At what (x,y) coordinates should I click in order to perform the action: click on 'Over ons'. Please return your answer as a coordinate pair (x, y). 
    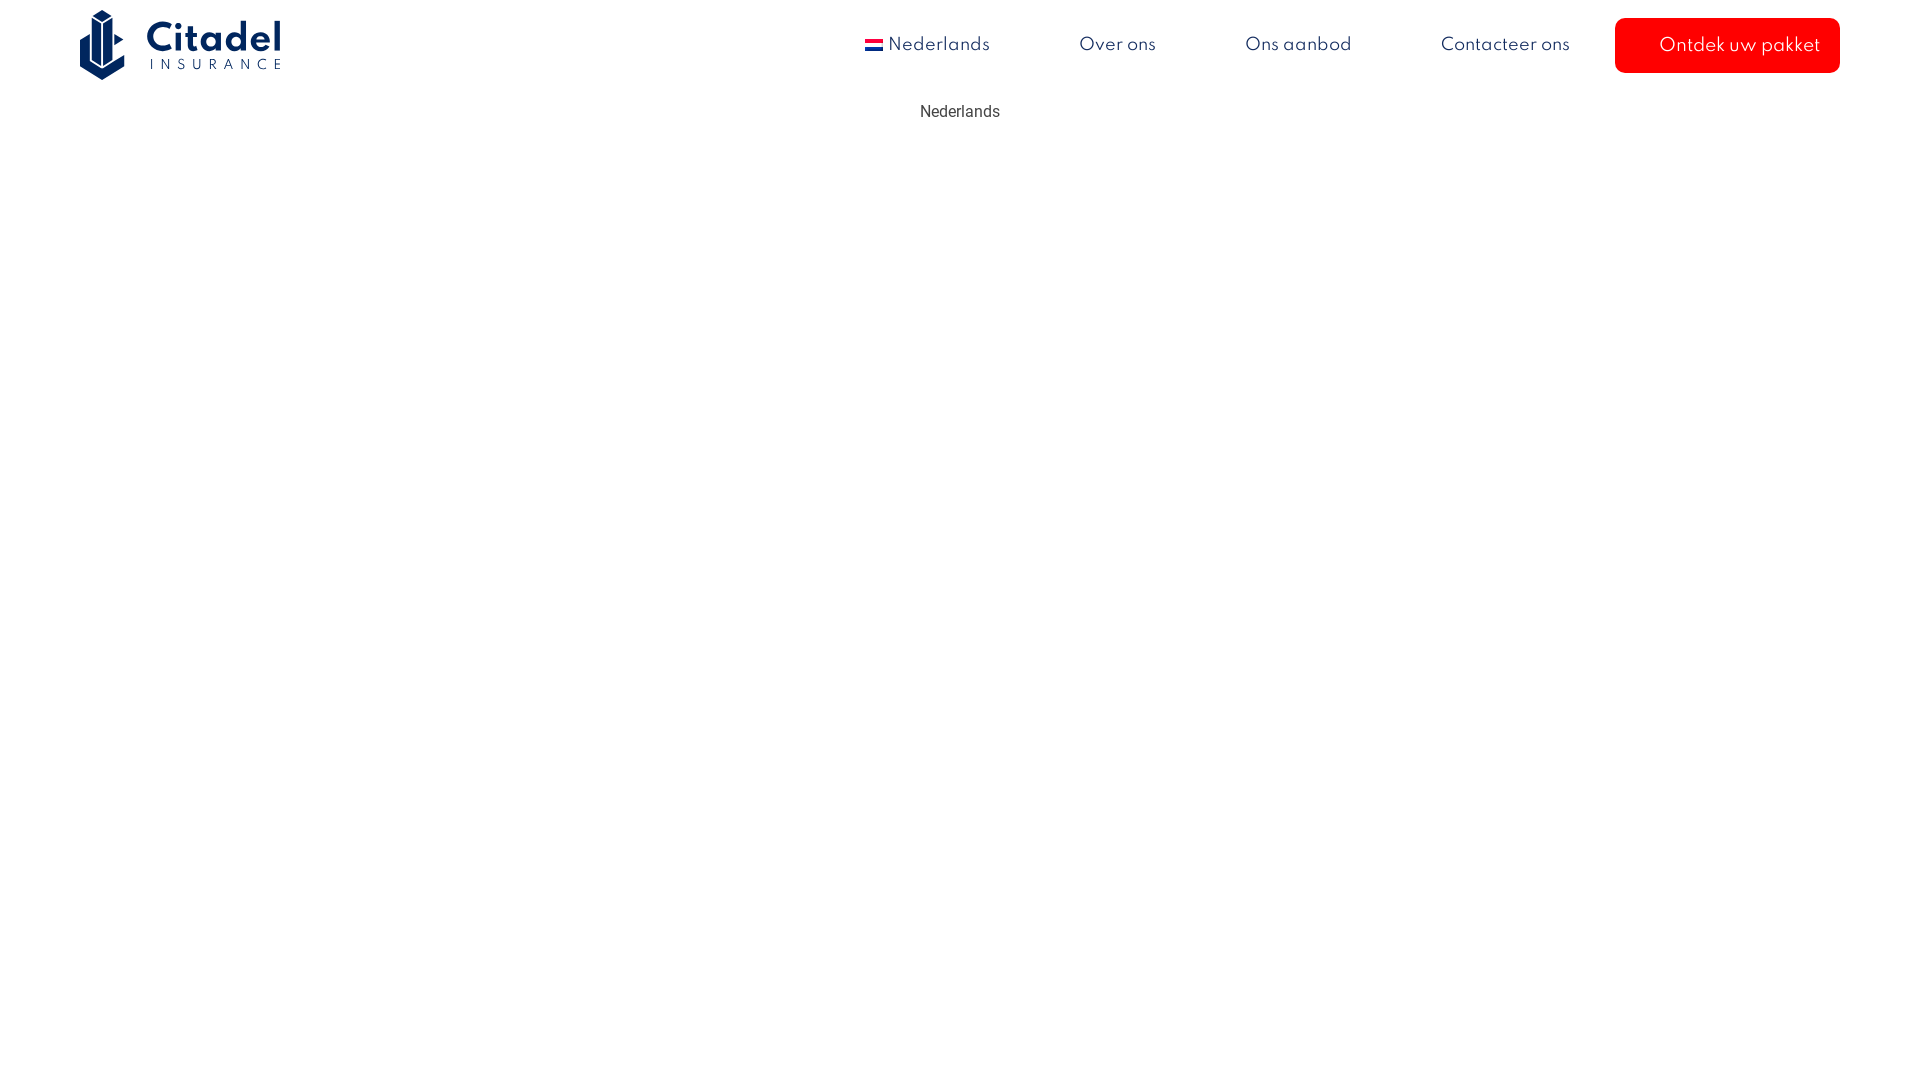
    Looking at the image, I should click on (1116, 45).